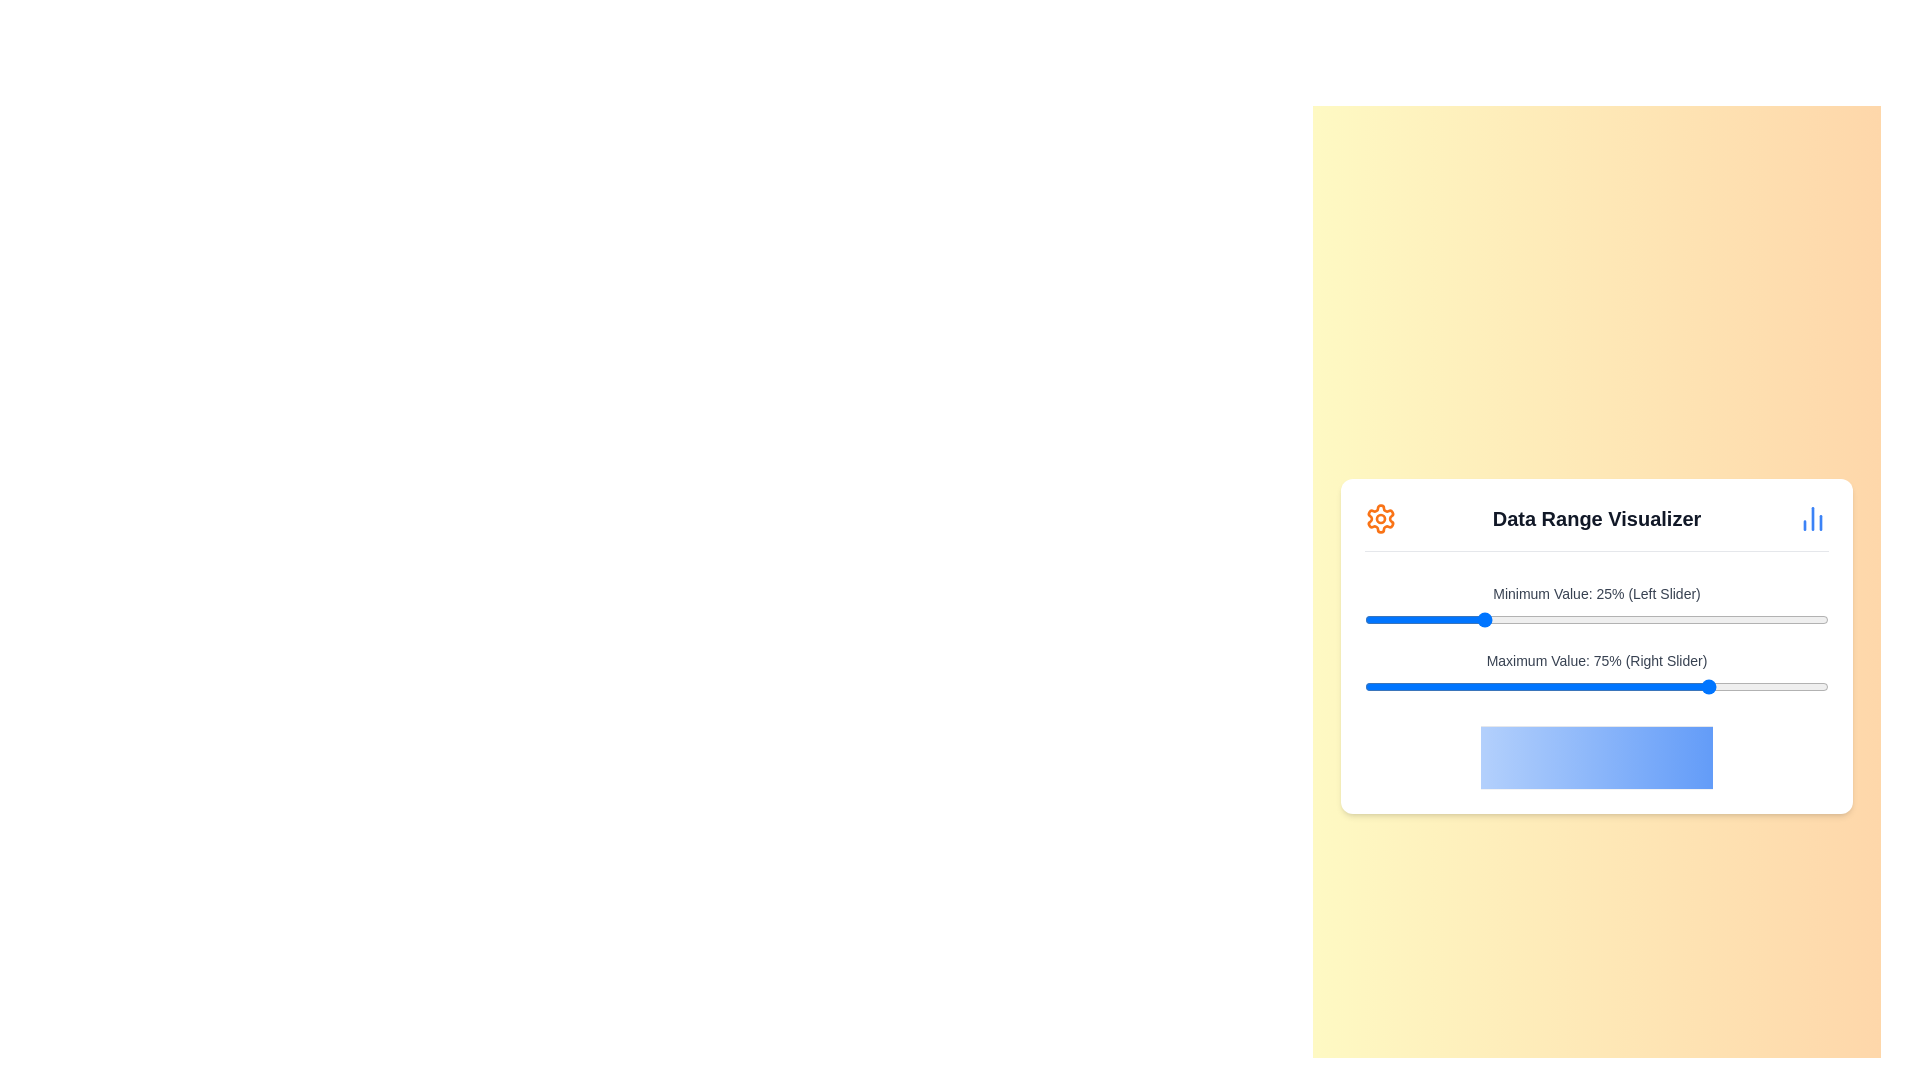 The image size is (1920, 1080). What do you see at coordinates (1638, 618) in the screenshot?
I see `the left slider` at bounding box center [1638, 618].